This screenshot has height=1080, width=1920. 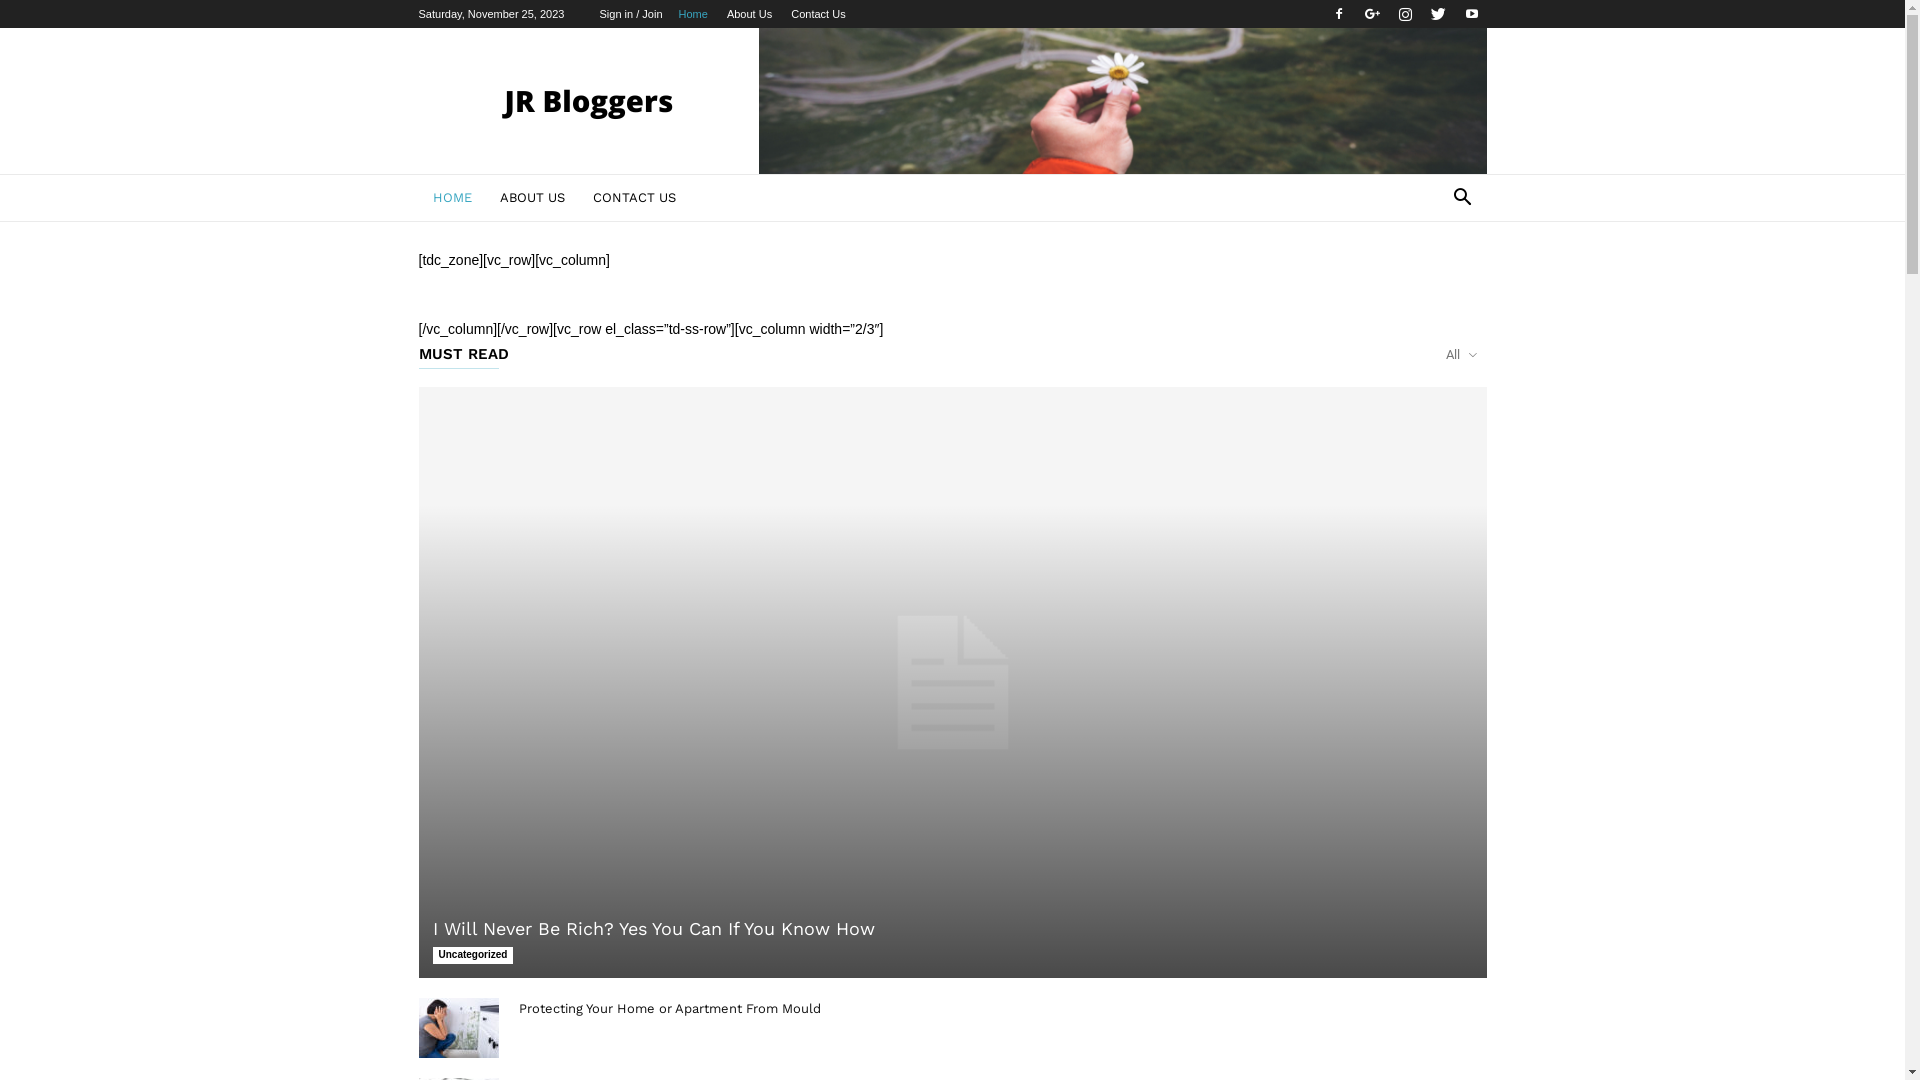 I want to click on 'I Will Never Be Rich? Yes You Can If You Know How', so click(x=950, y=681).